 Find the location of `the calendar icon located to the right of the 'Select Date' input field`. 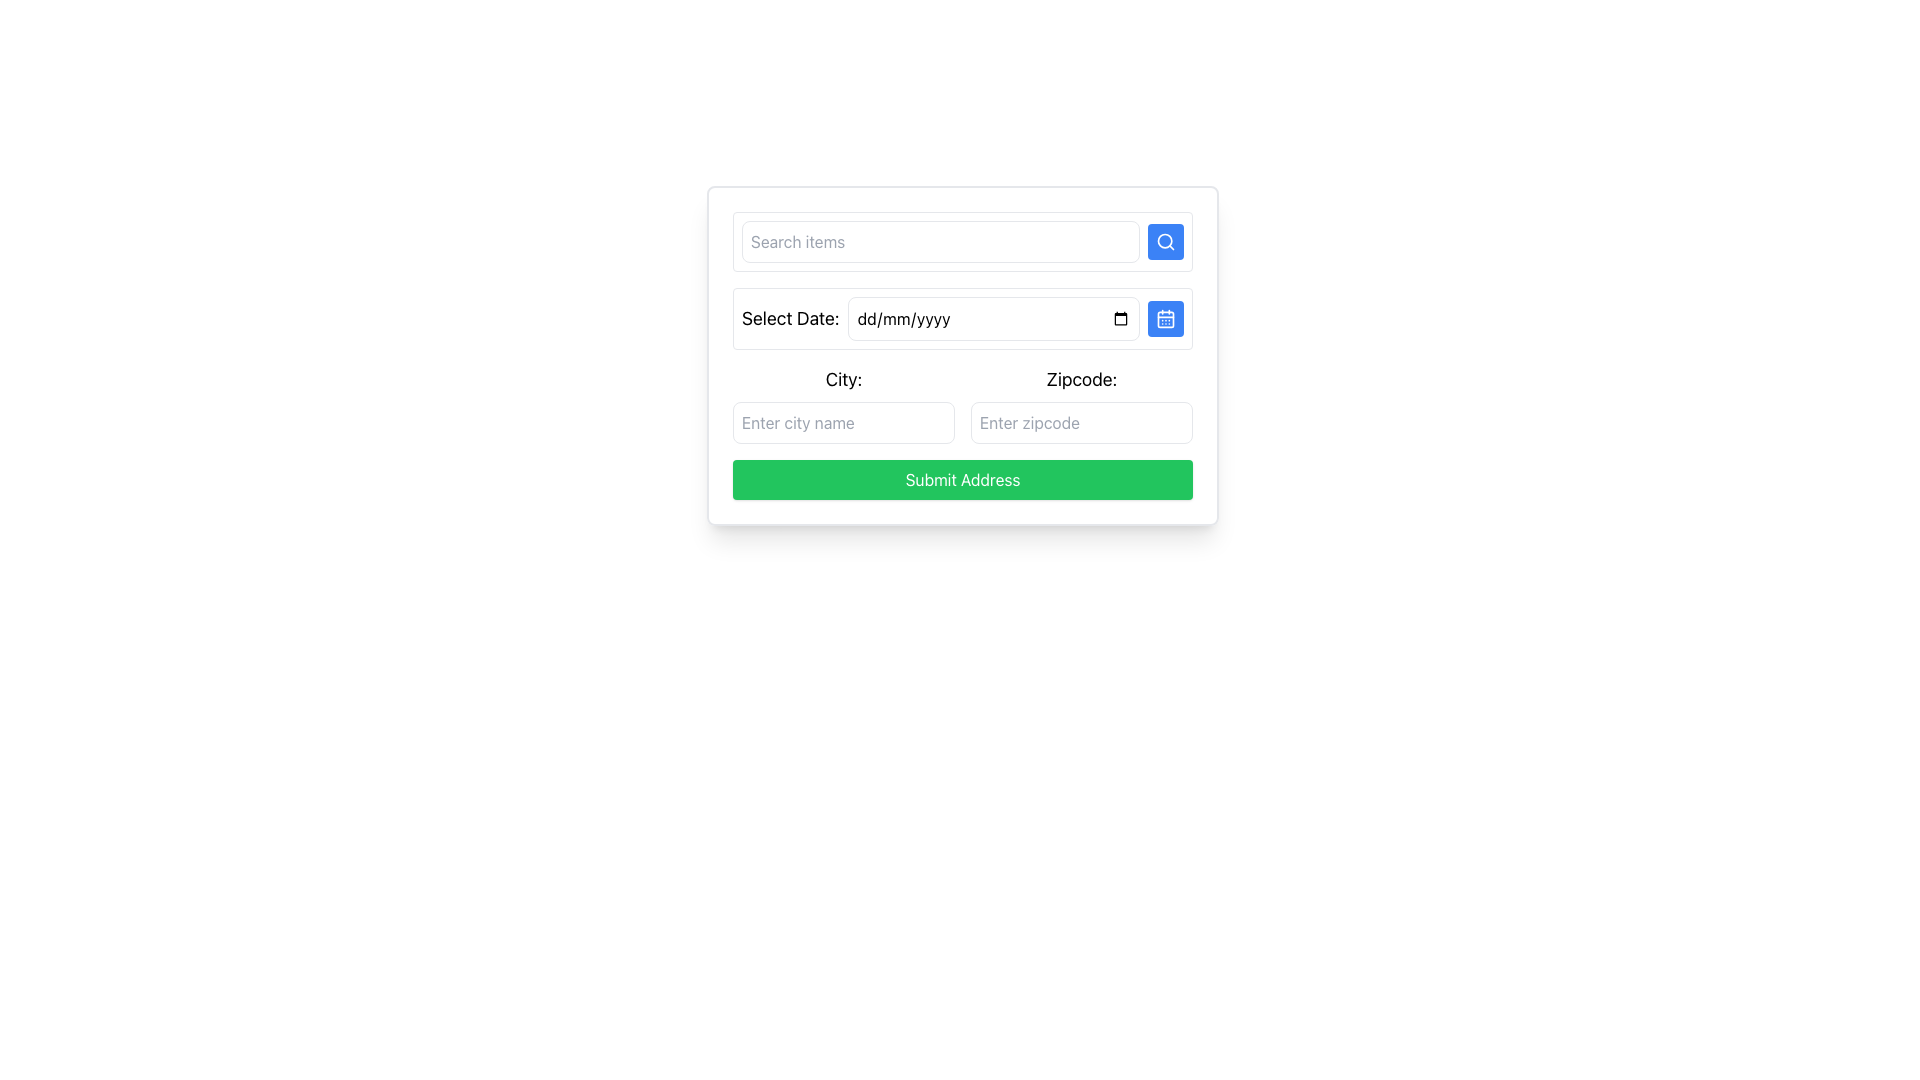

the calendar icon located to the right of the 'Select Date' input field is located at coordinates (1166, 318).